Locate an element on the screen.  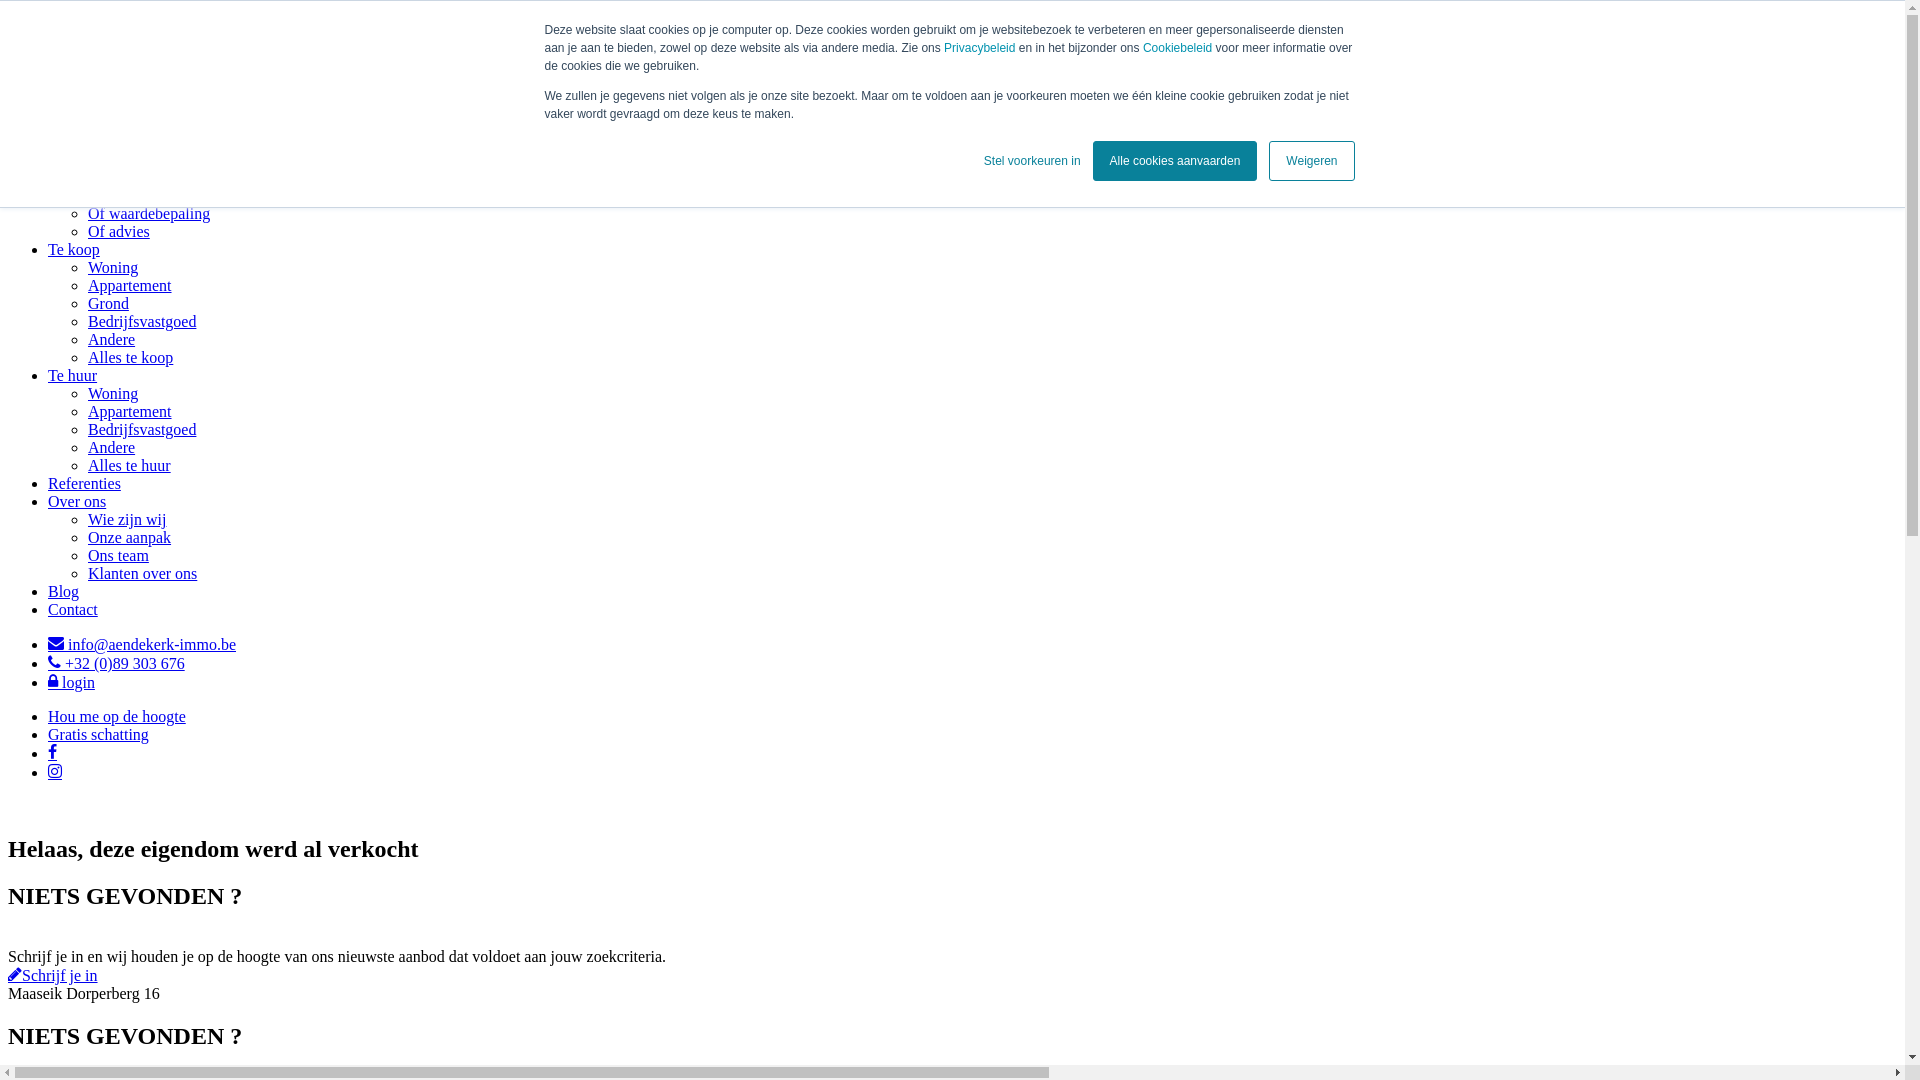
'Onze aanpak' is located at coordinates (128, 536).